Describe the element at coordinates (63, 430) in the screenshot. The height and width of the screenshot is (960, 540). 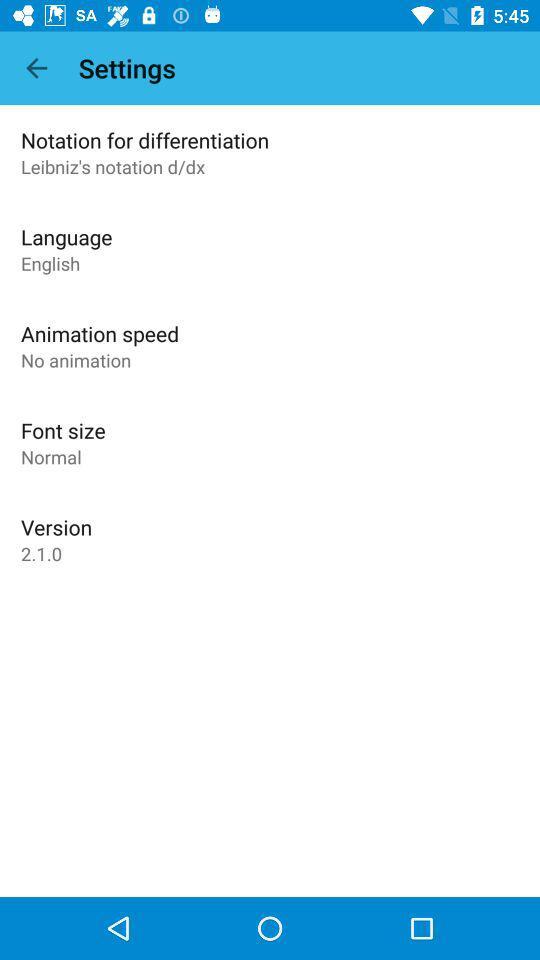
I see `the font size item` at that location.